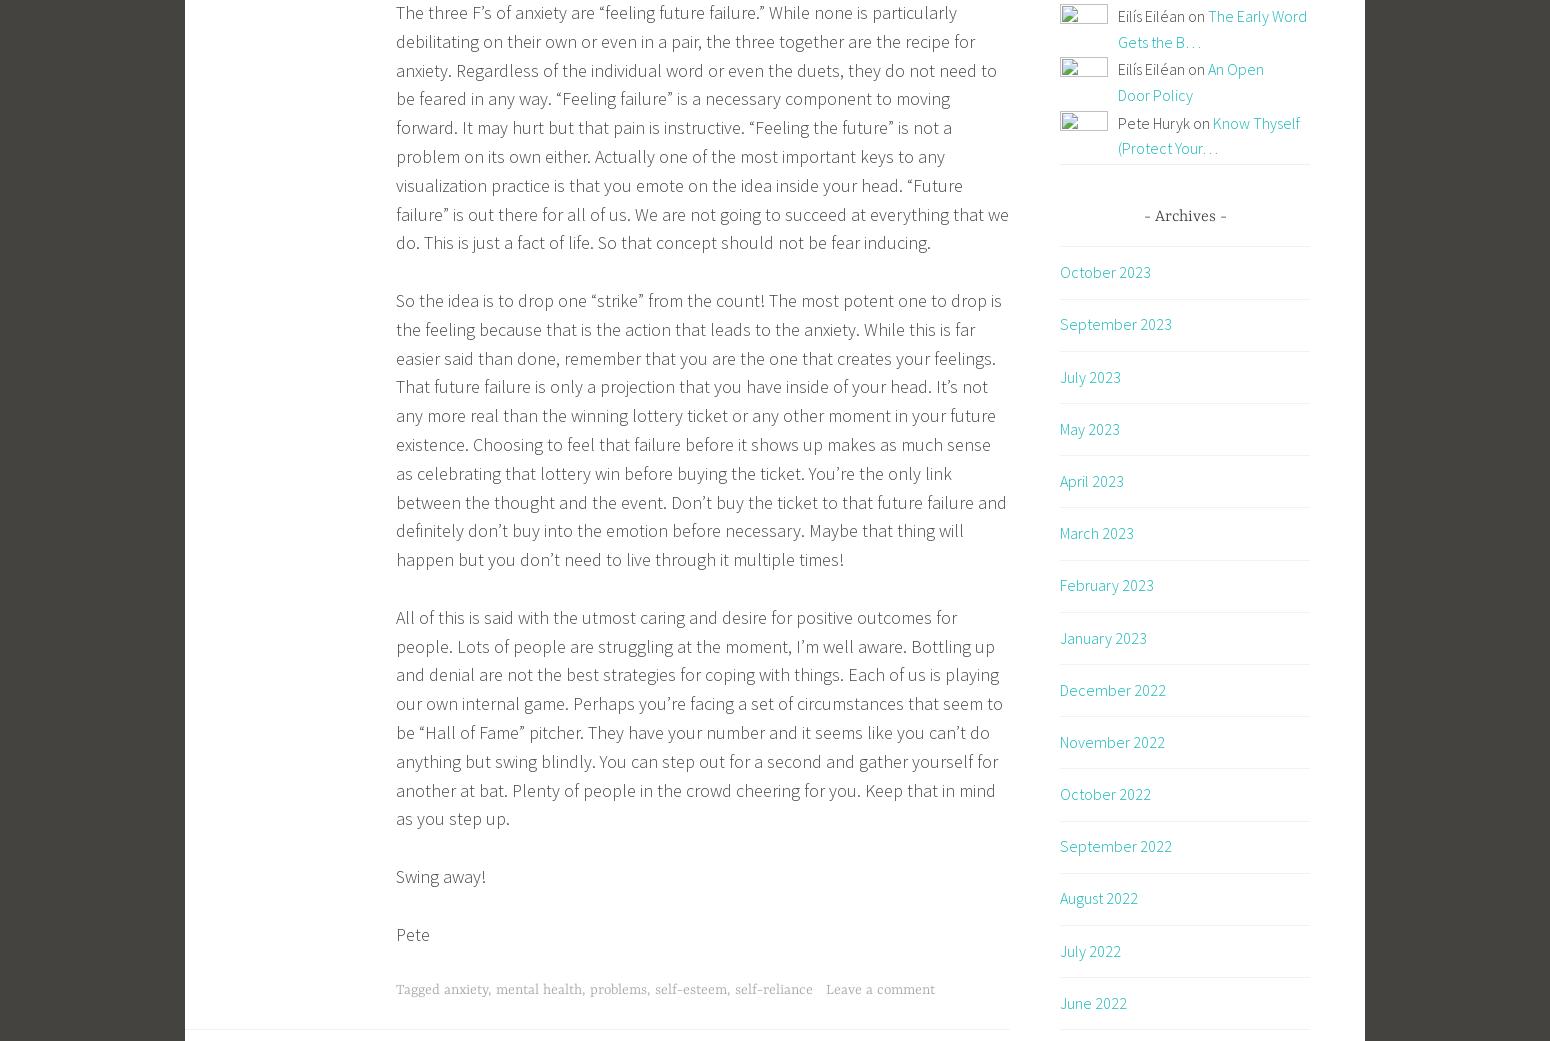 The width and height of the screenshot is (1550, 1041). What do you see at coordinates (1111, 740) in the screenshot?
I see `'November 2022'` at bounding box center [1111, 740].